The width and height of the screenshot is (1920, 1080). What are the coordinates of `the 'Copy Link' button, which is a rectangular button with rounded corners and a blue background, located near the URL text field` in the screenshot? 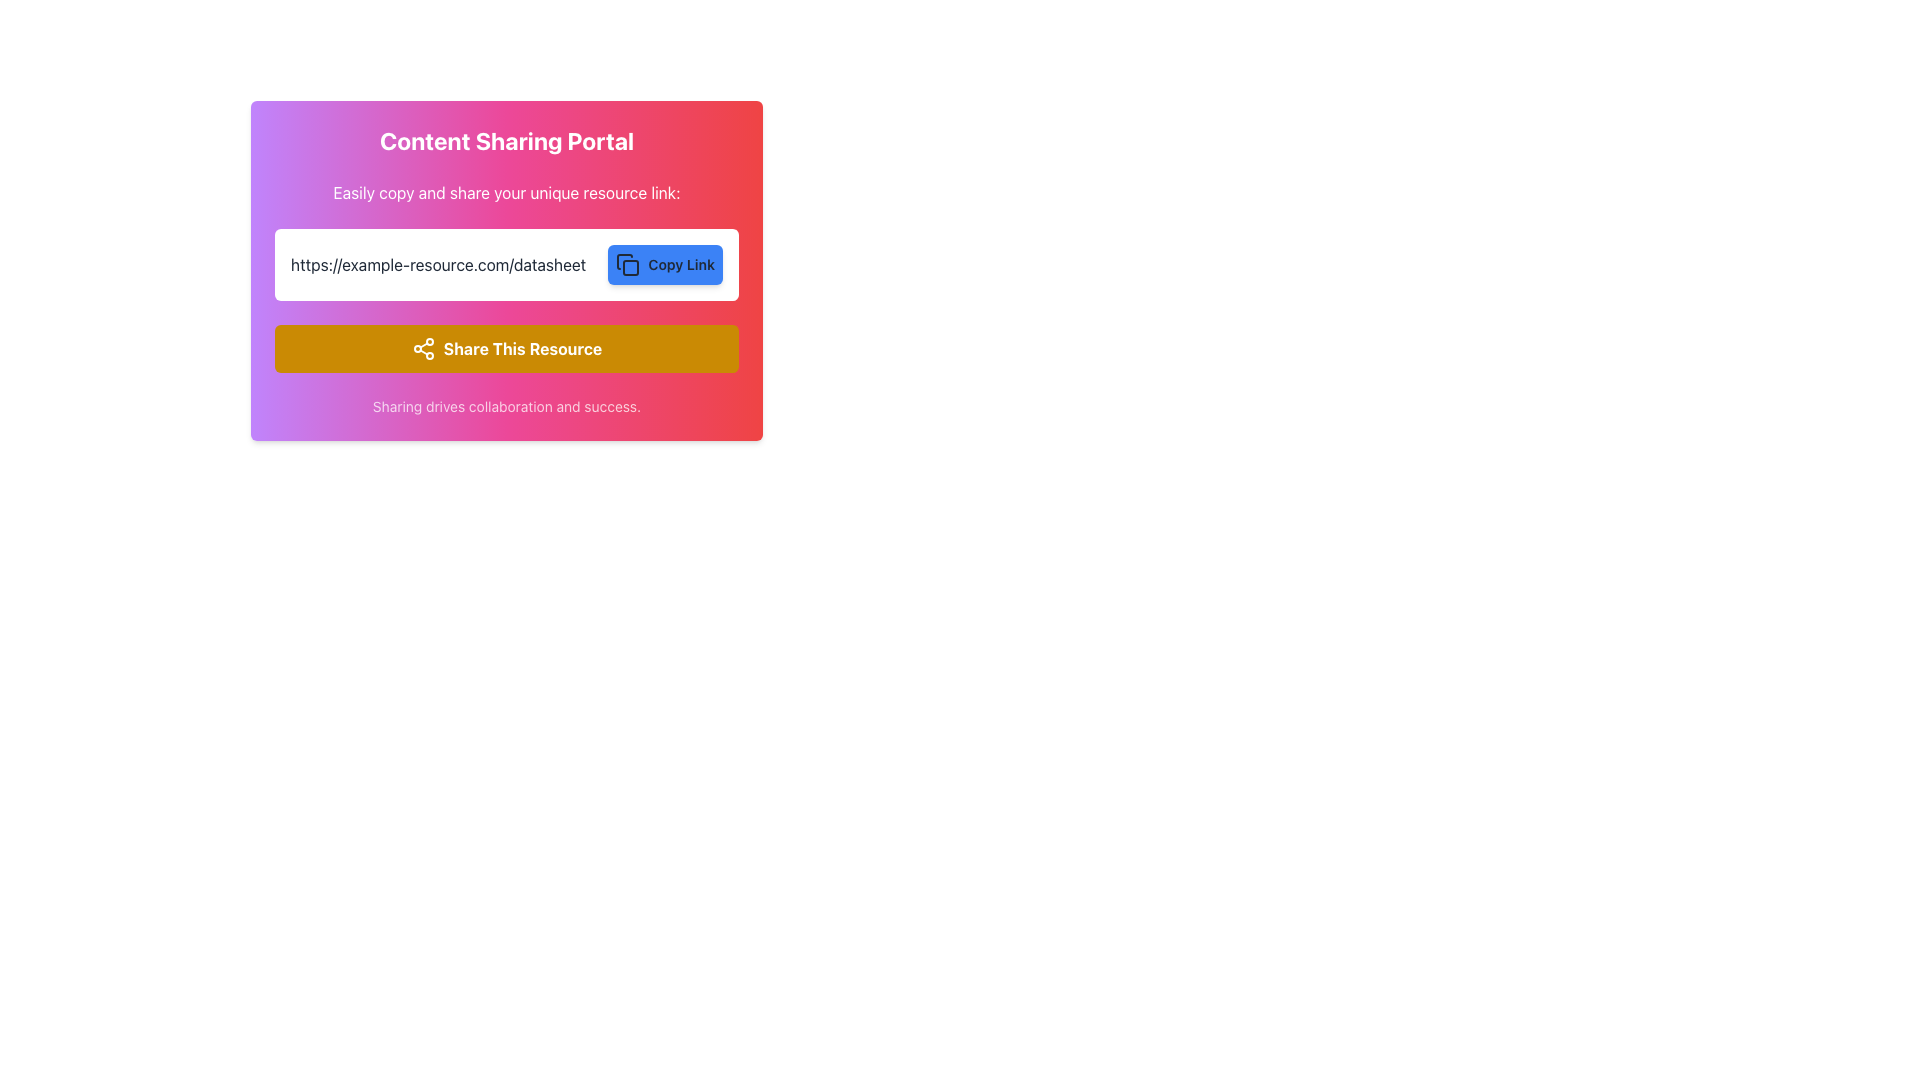 It's located at (665, 264).